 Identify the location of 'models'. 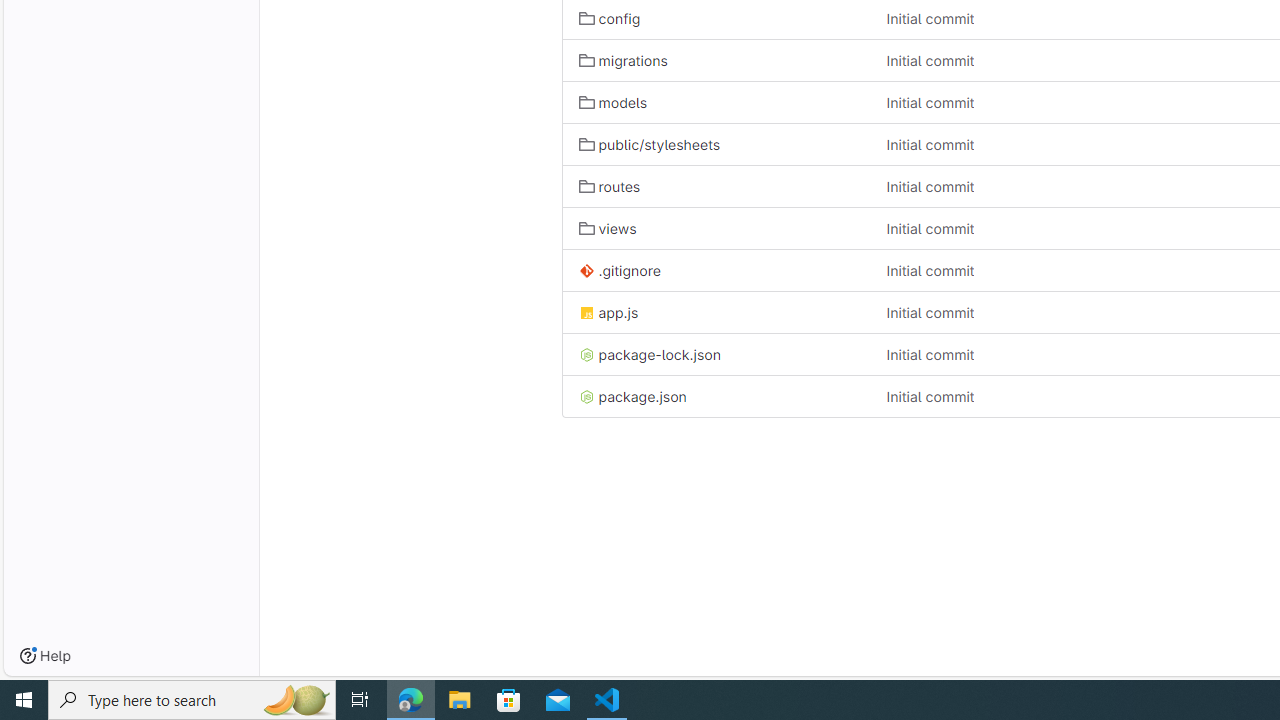
(716, 102).